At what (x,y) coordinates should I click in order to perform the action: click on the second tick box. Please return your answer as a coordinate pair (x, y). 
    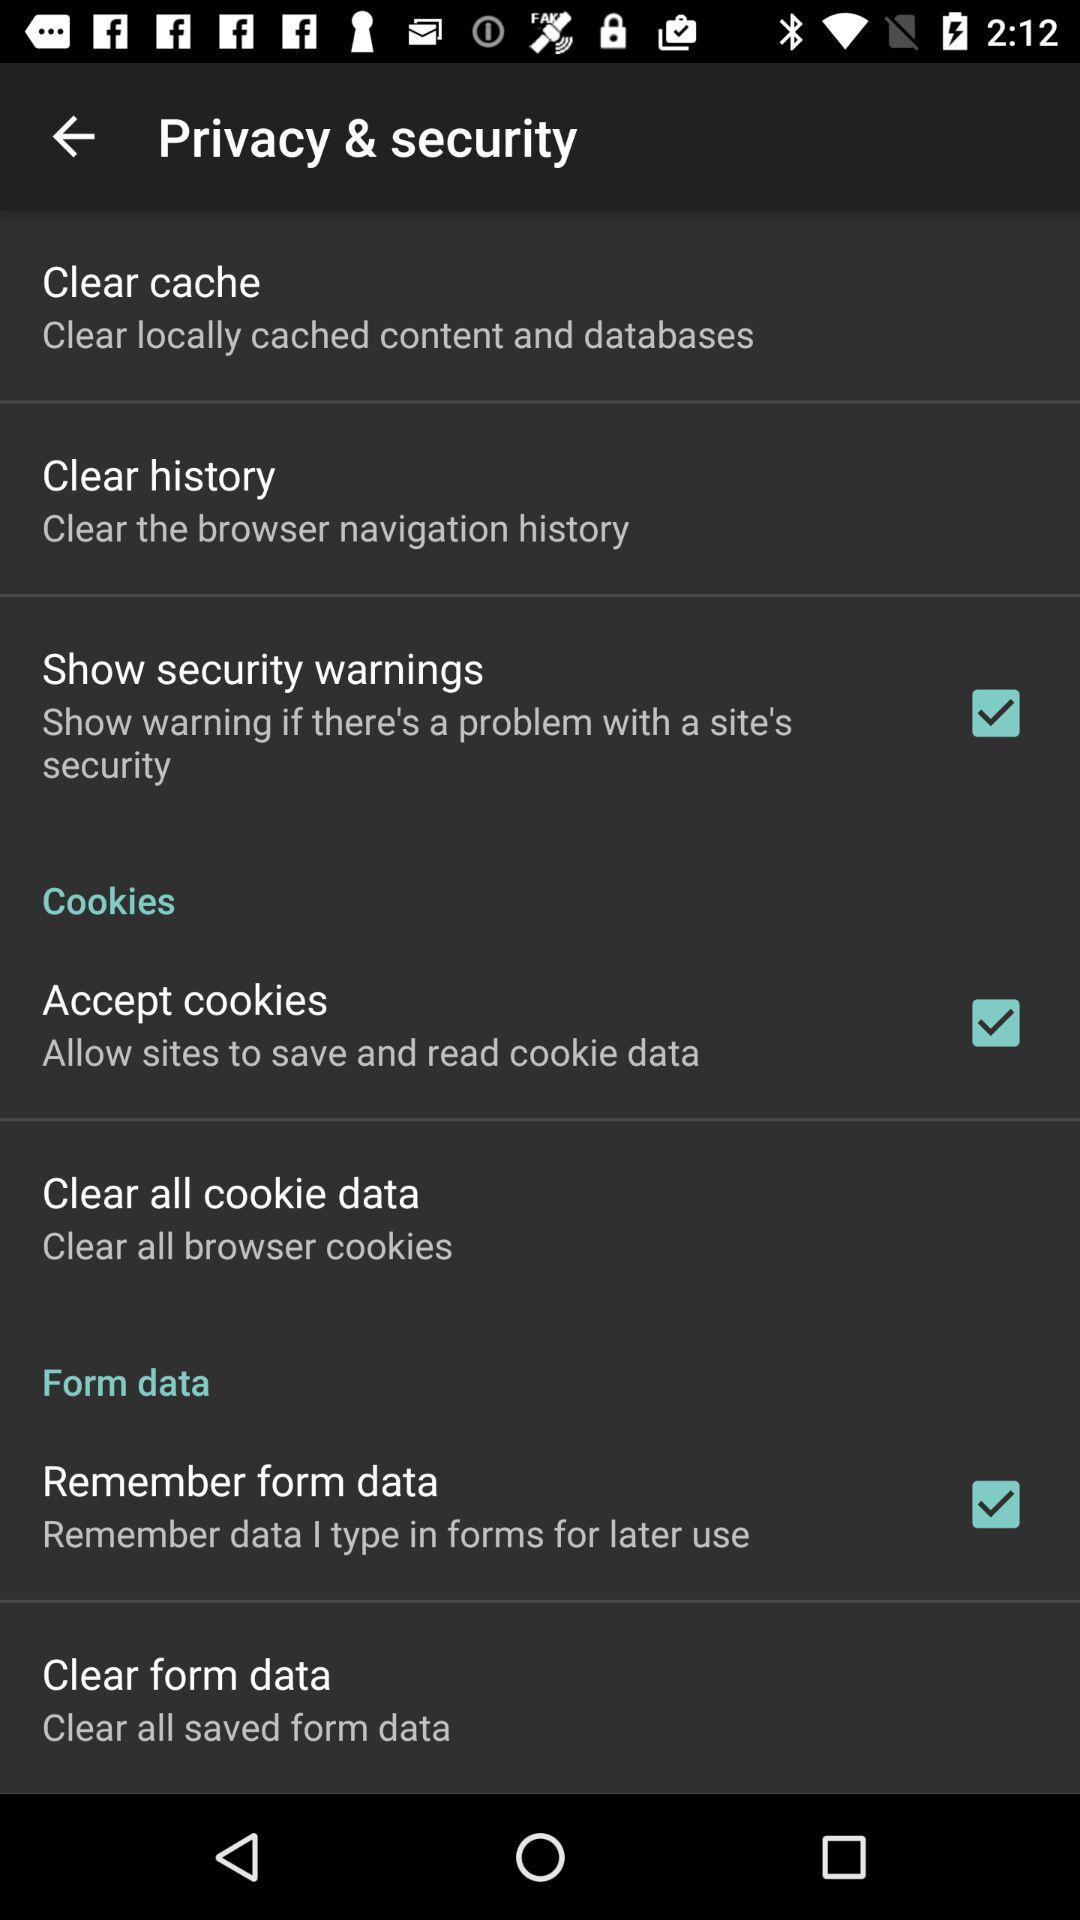
    Looking at the image, I should click on (995, 1022).